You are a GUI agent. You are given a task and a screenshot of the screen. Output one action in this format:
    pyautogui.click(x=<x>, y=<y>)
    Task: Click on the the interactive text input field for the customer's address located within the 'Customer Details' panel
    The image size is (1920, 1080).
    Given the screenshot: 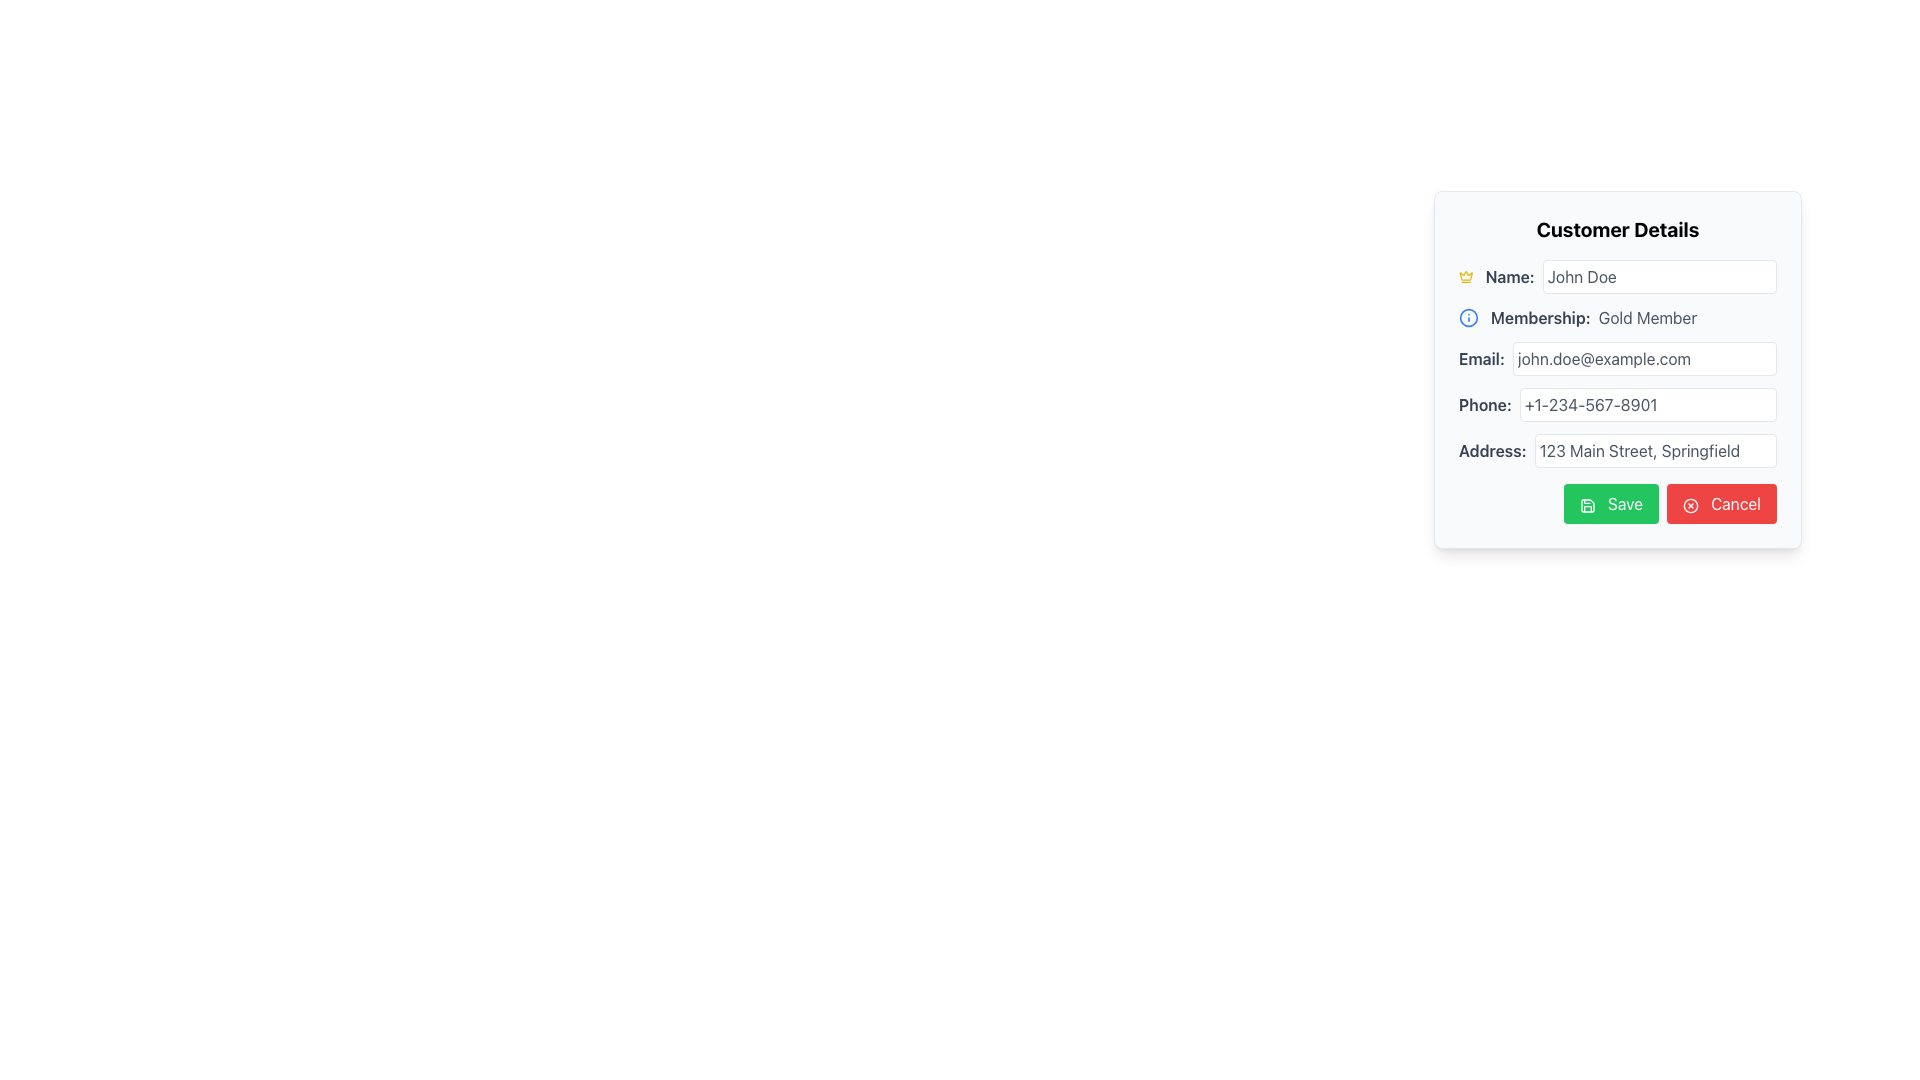 What is the action you would take?
    pyautogui.click(x=1617, y=451)
    